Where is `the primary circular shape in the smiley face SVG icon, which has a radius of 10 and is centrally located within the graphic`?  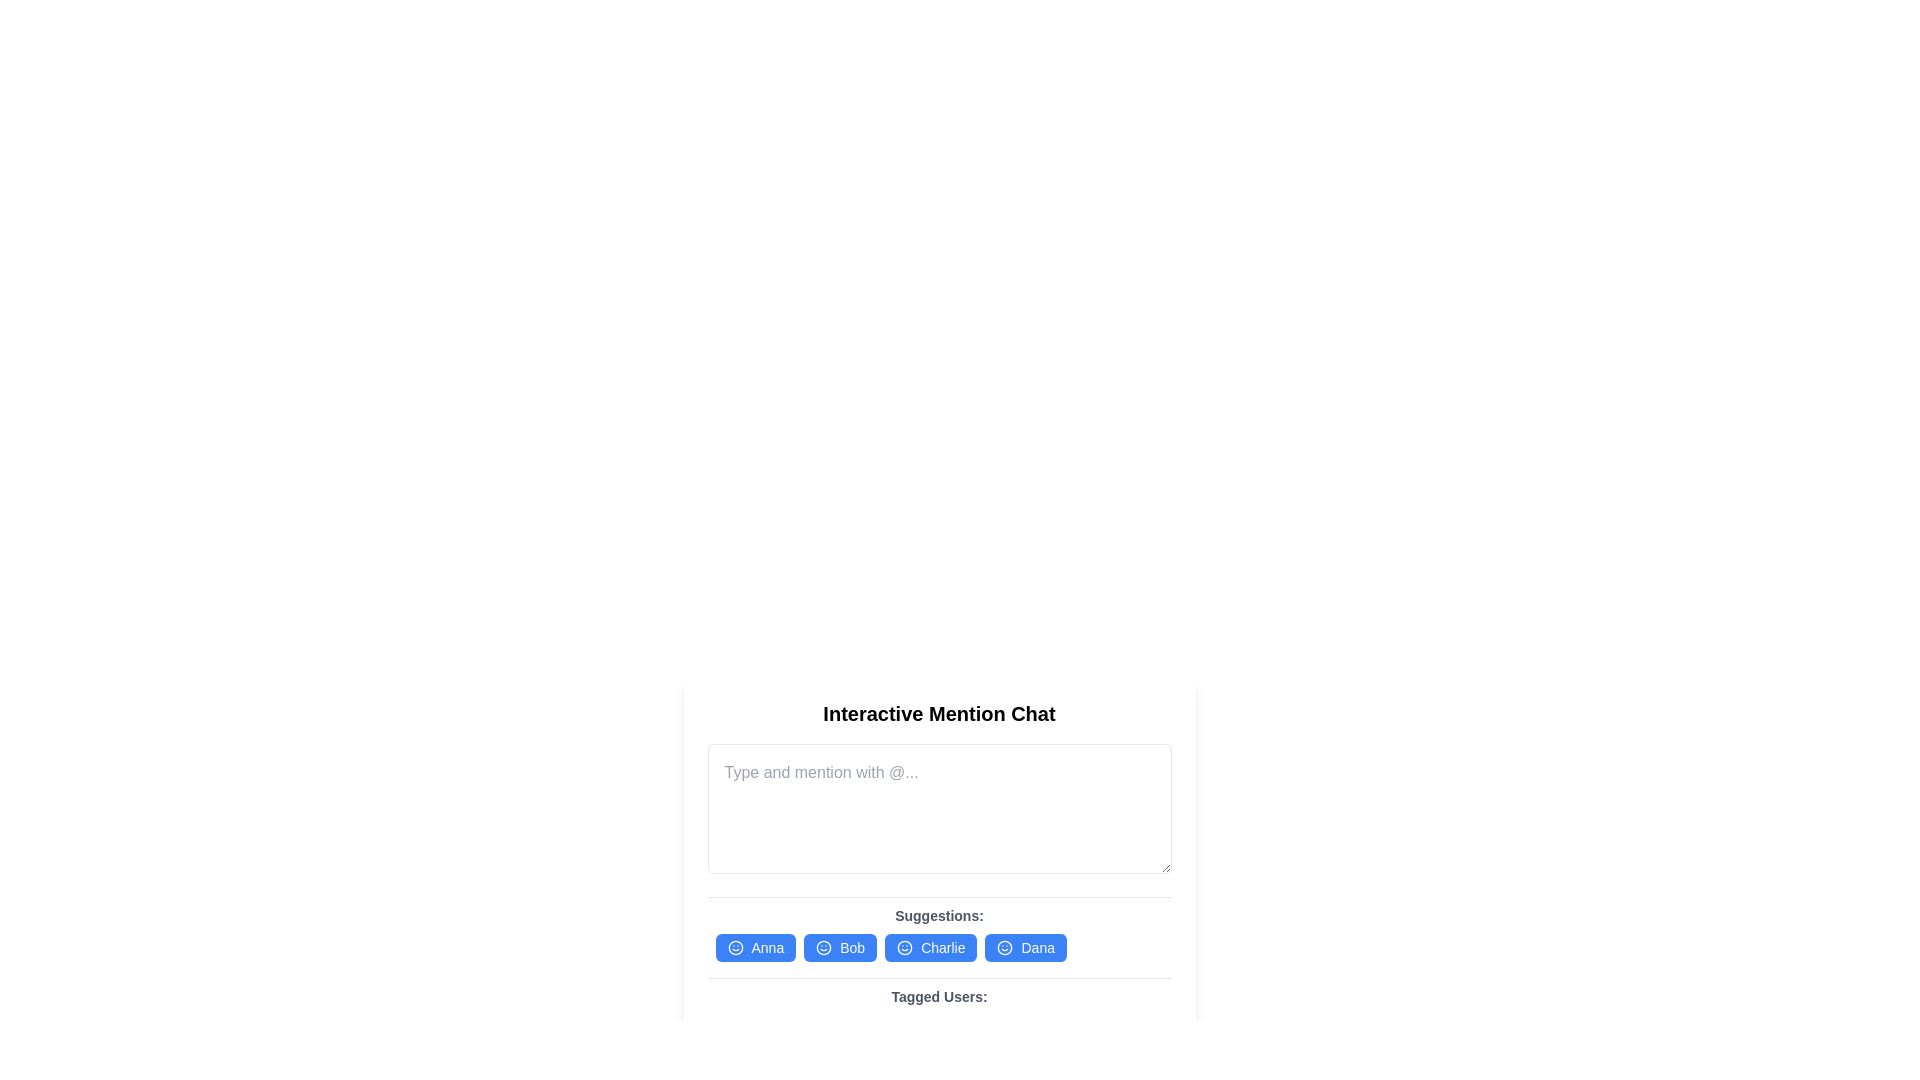
the primary circular shape in the smiley face SVG icon, which has a radius of 10 and is centrally located within the graphic is located at coordinates (1005, 947).